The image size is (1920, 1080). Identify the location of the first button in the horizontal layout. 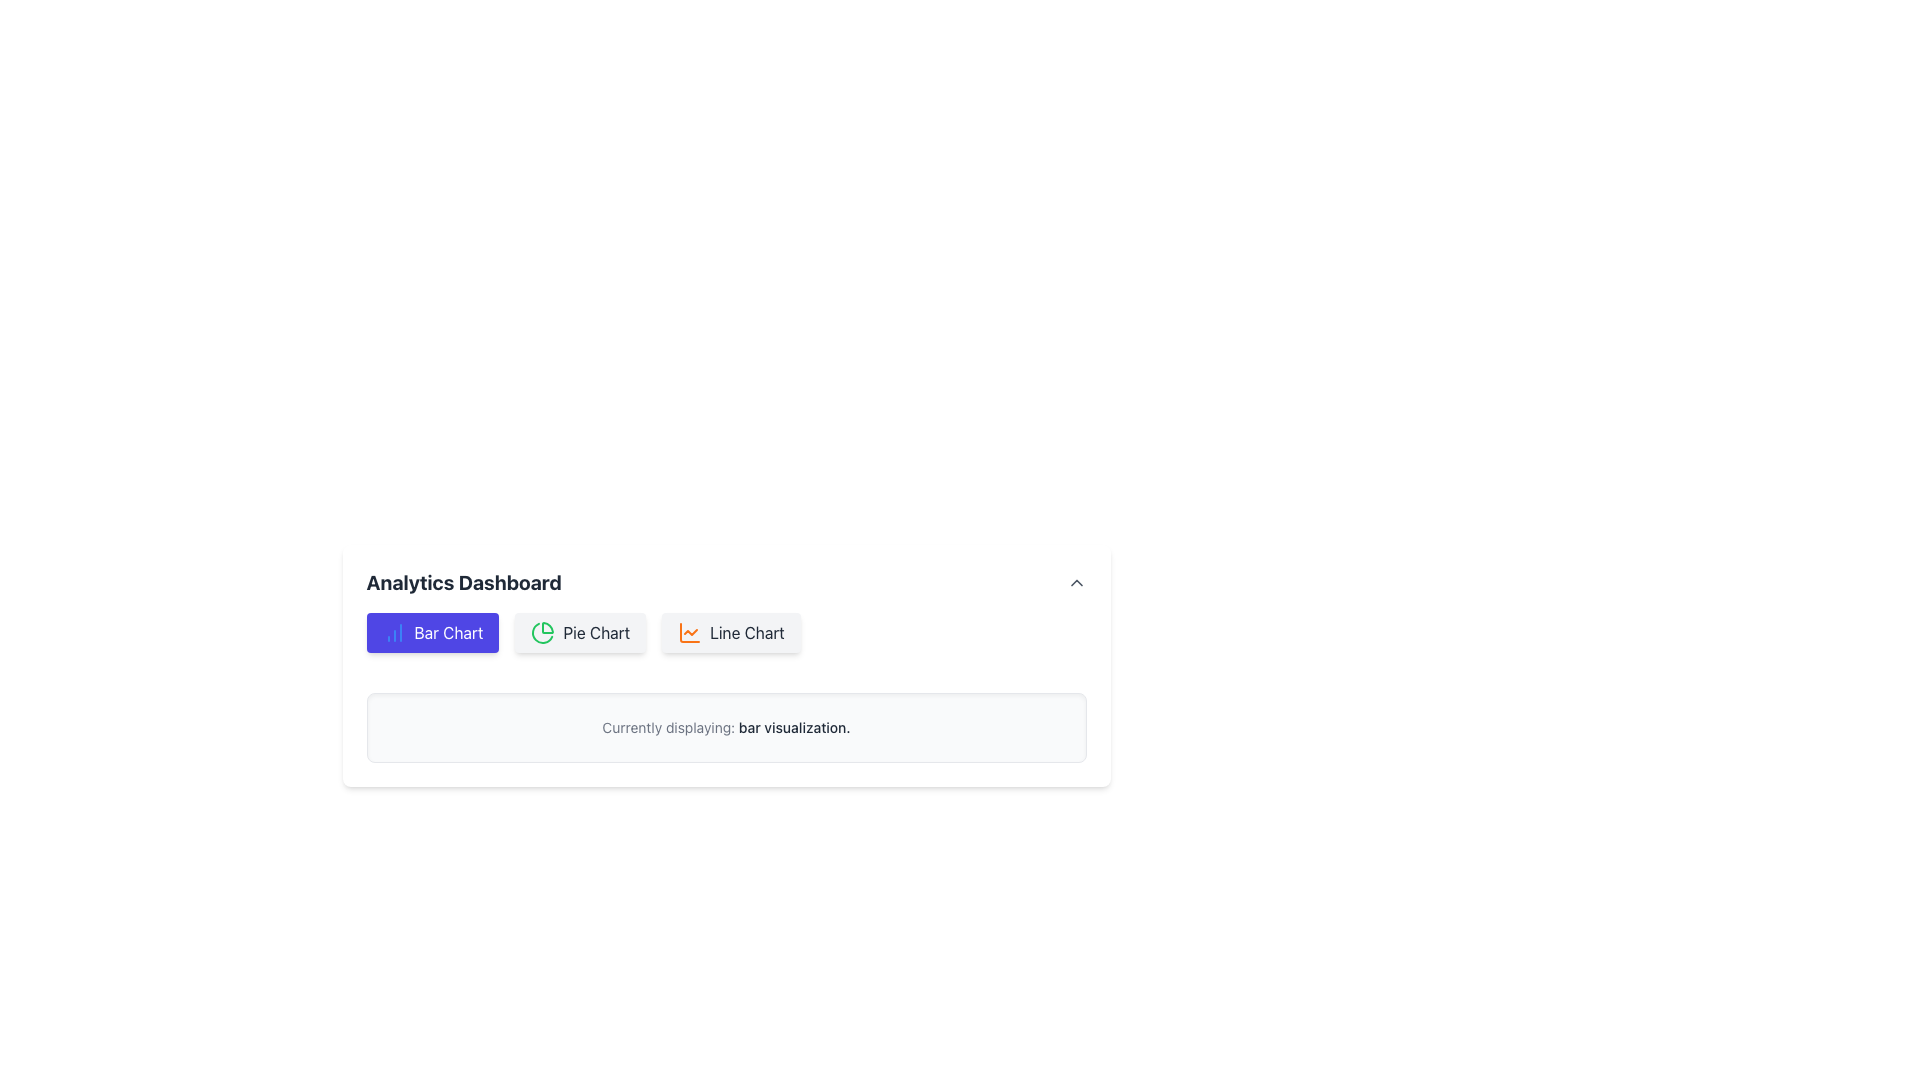
(431, 632).